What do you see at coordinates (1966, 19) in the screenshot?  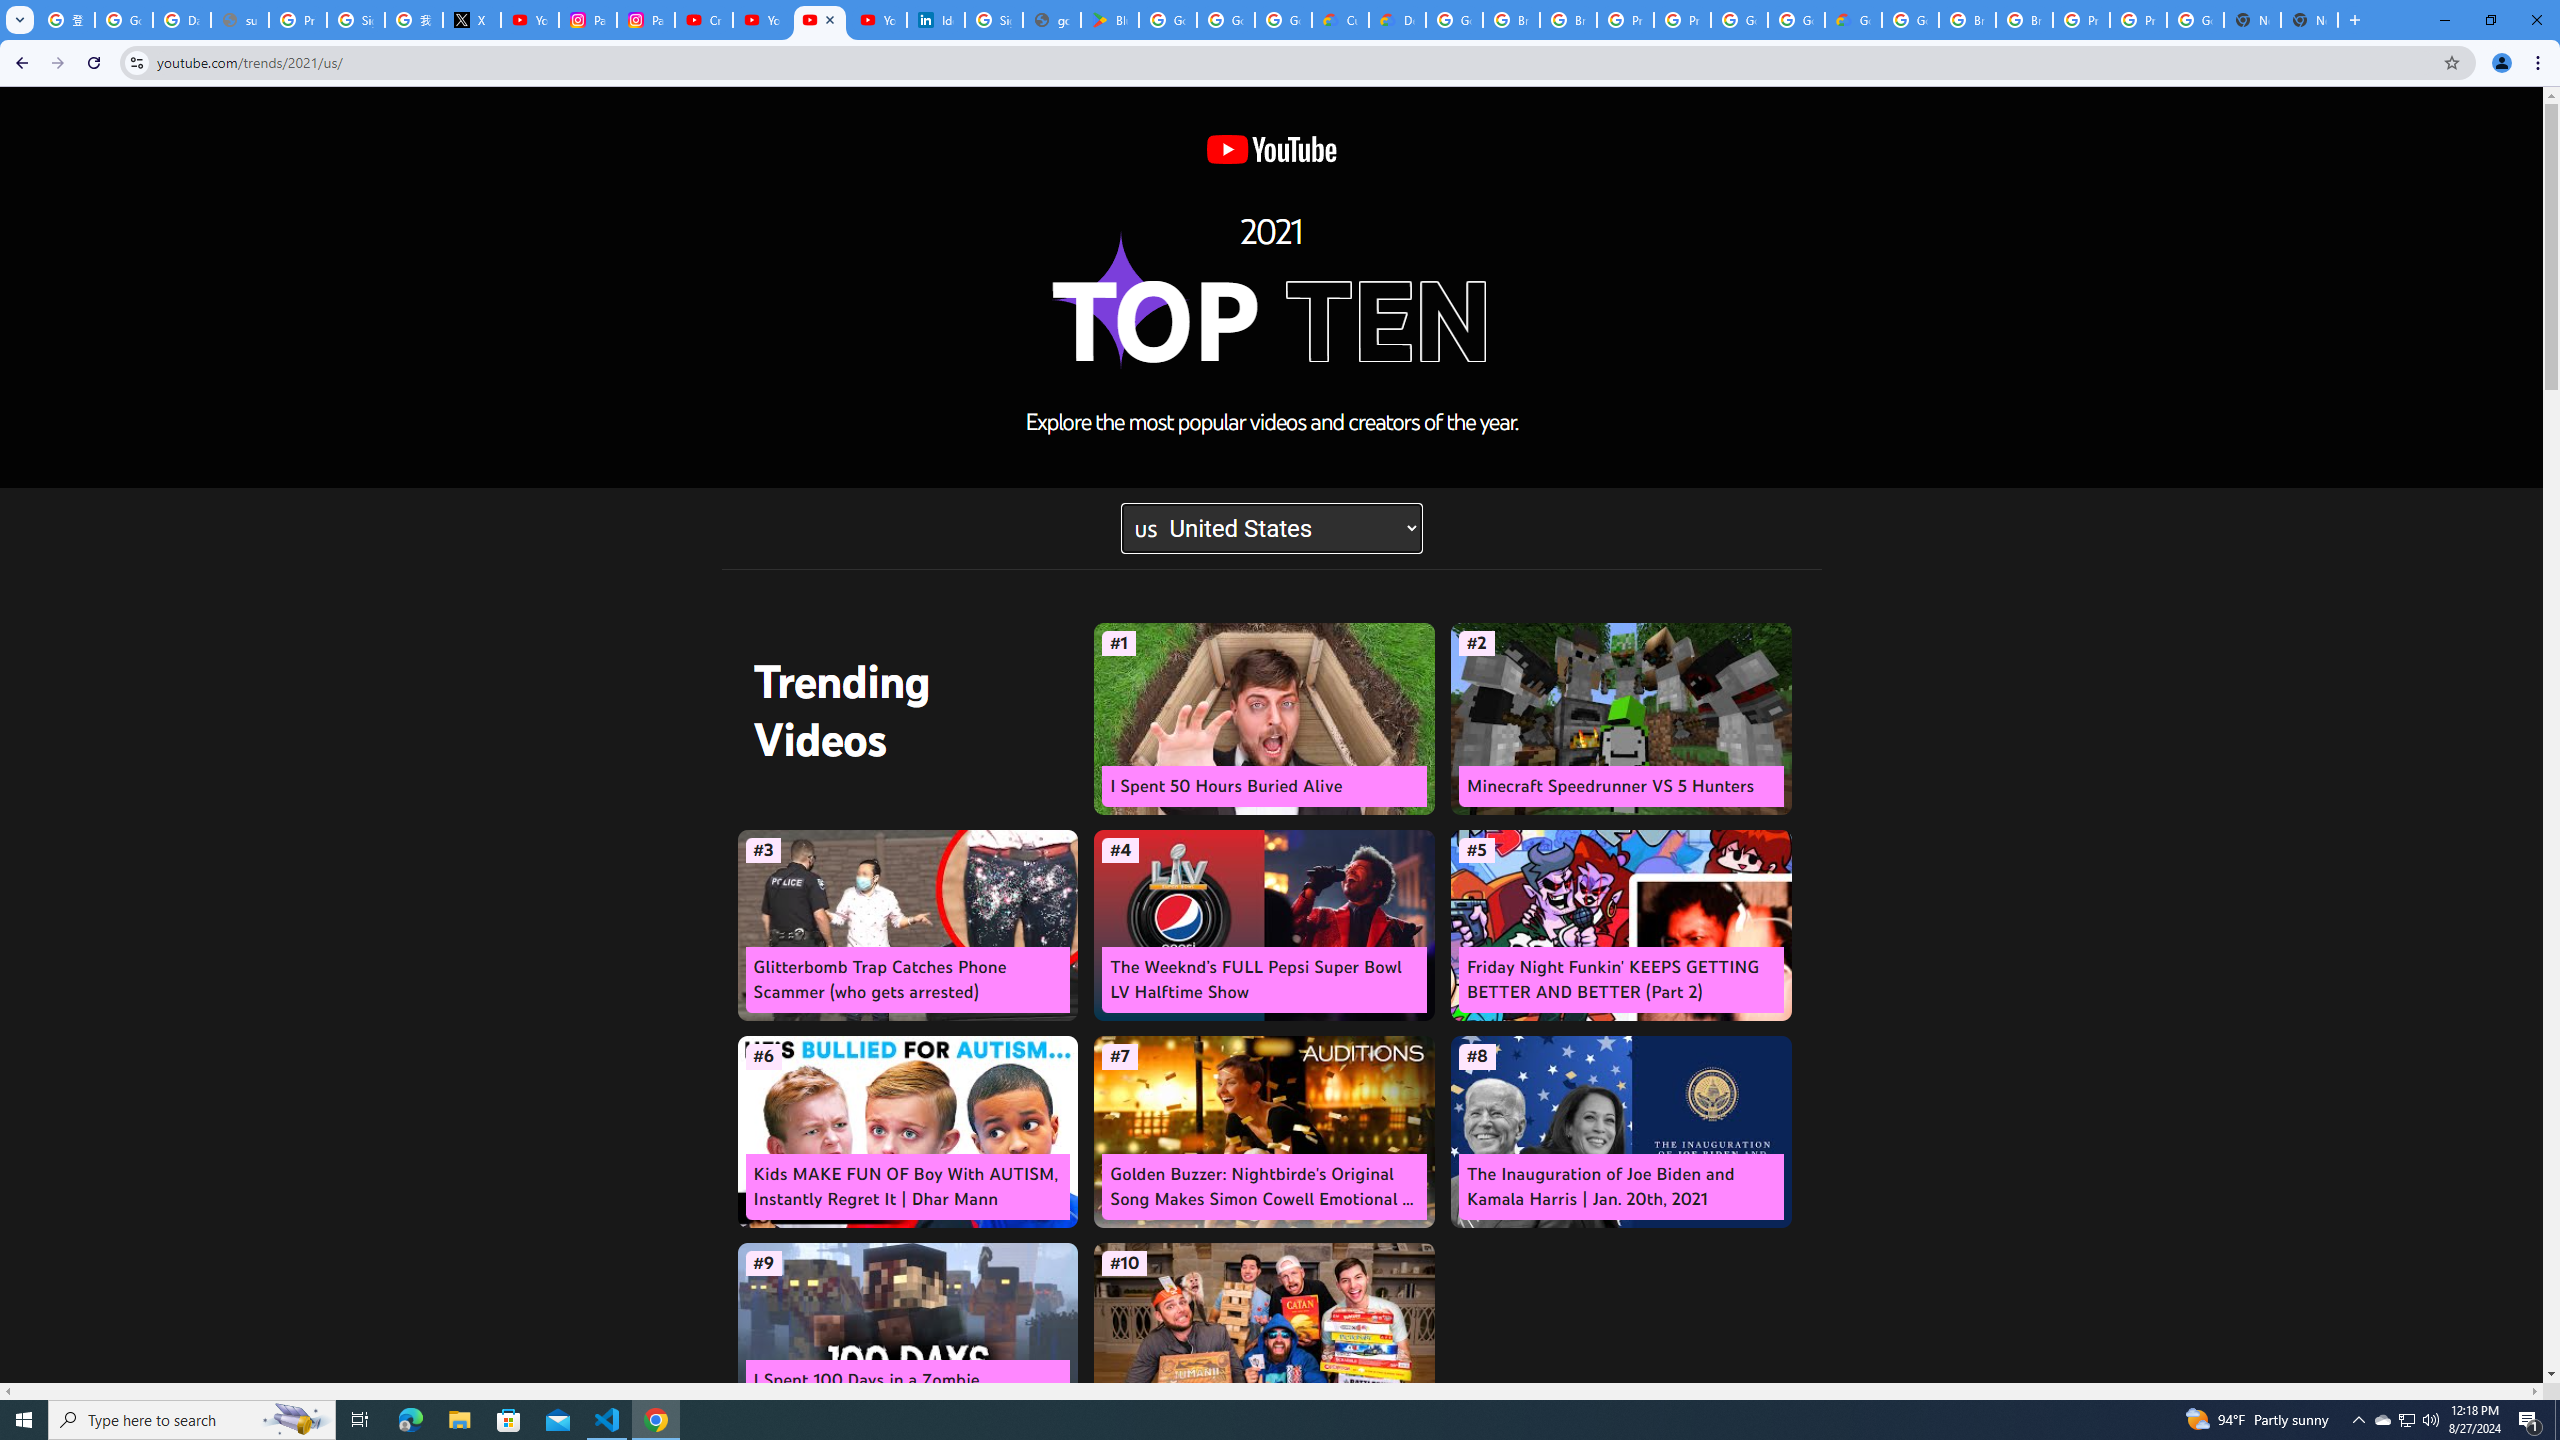 I see `'Browse Chrome as a guest - Computer - Google Chrome Help'` at bounding box center [1966, 19].